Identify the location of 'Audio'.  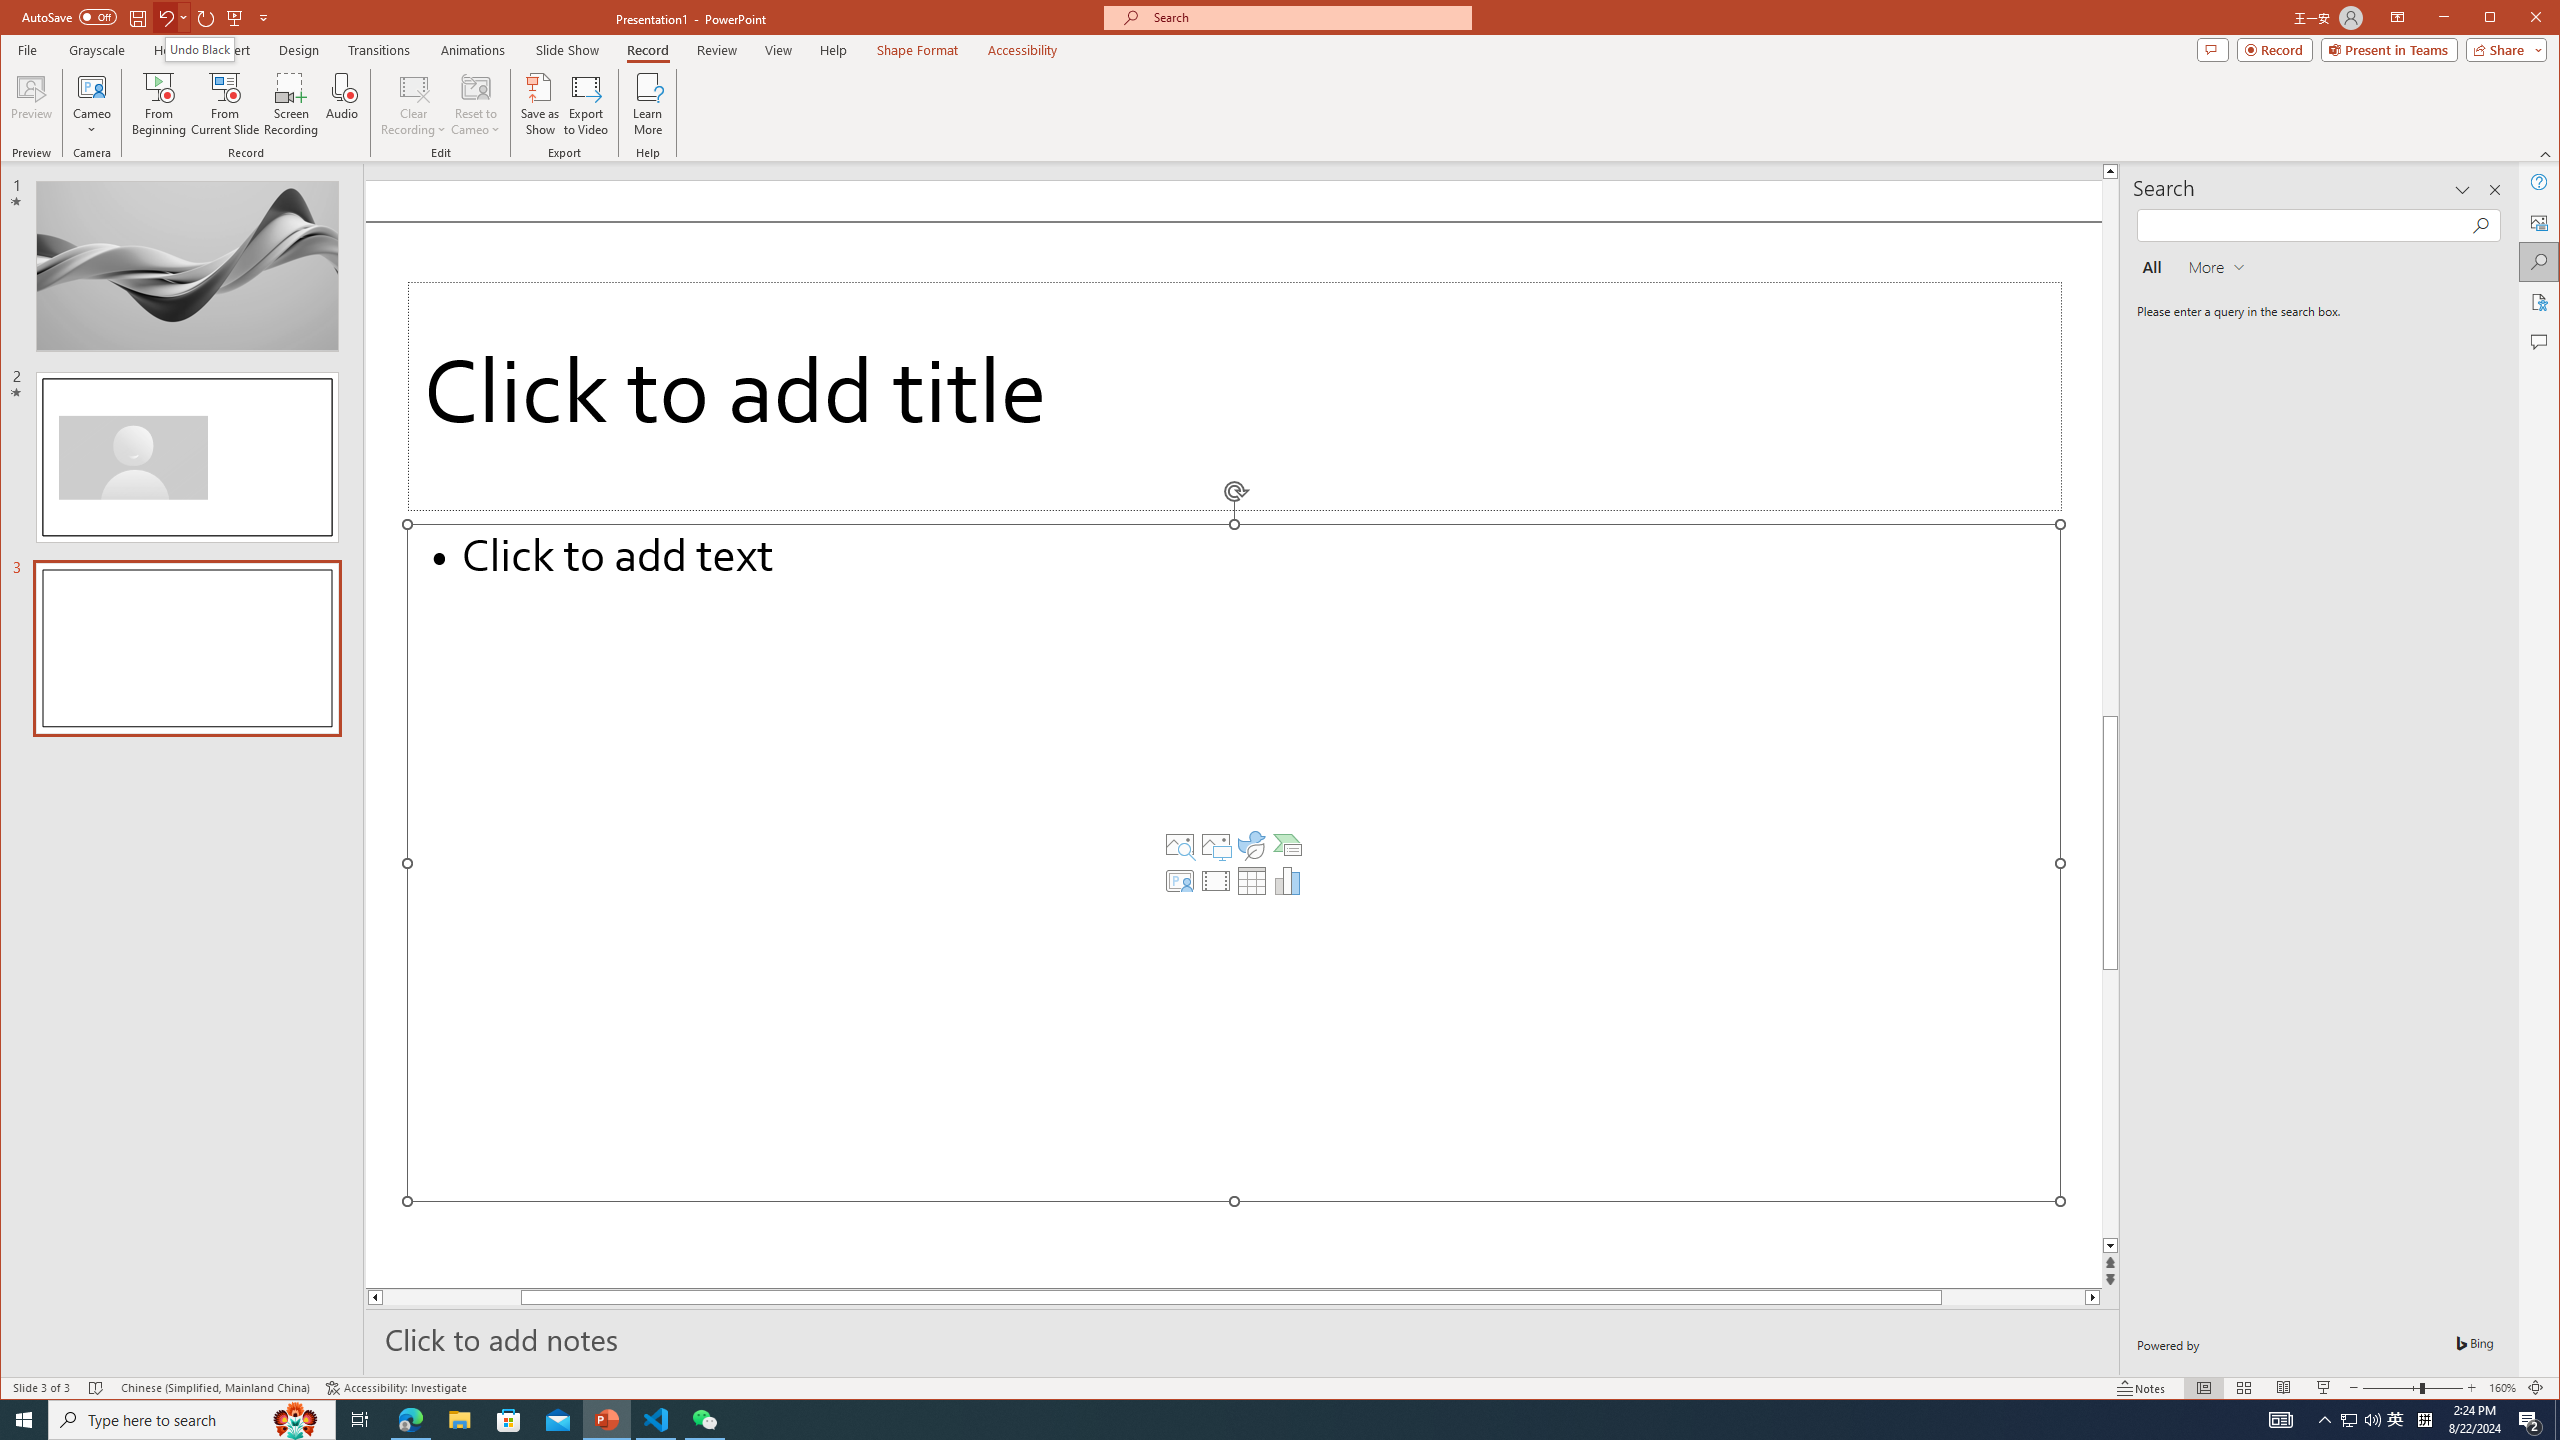
(341, 103).